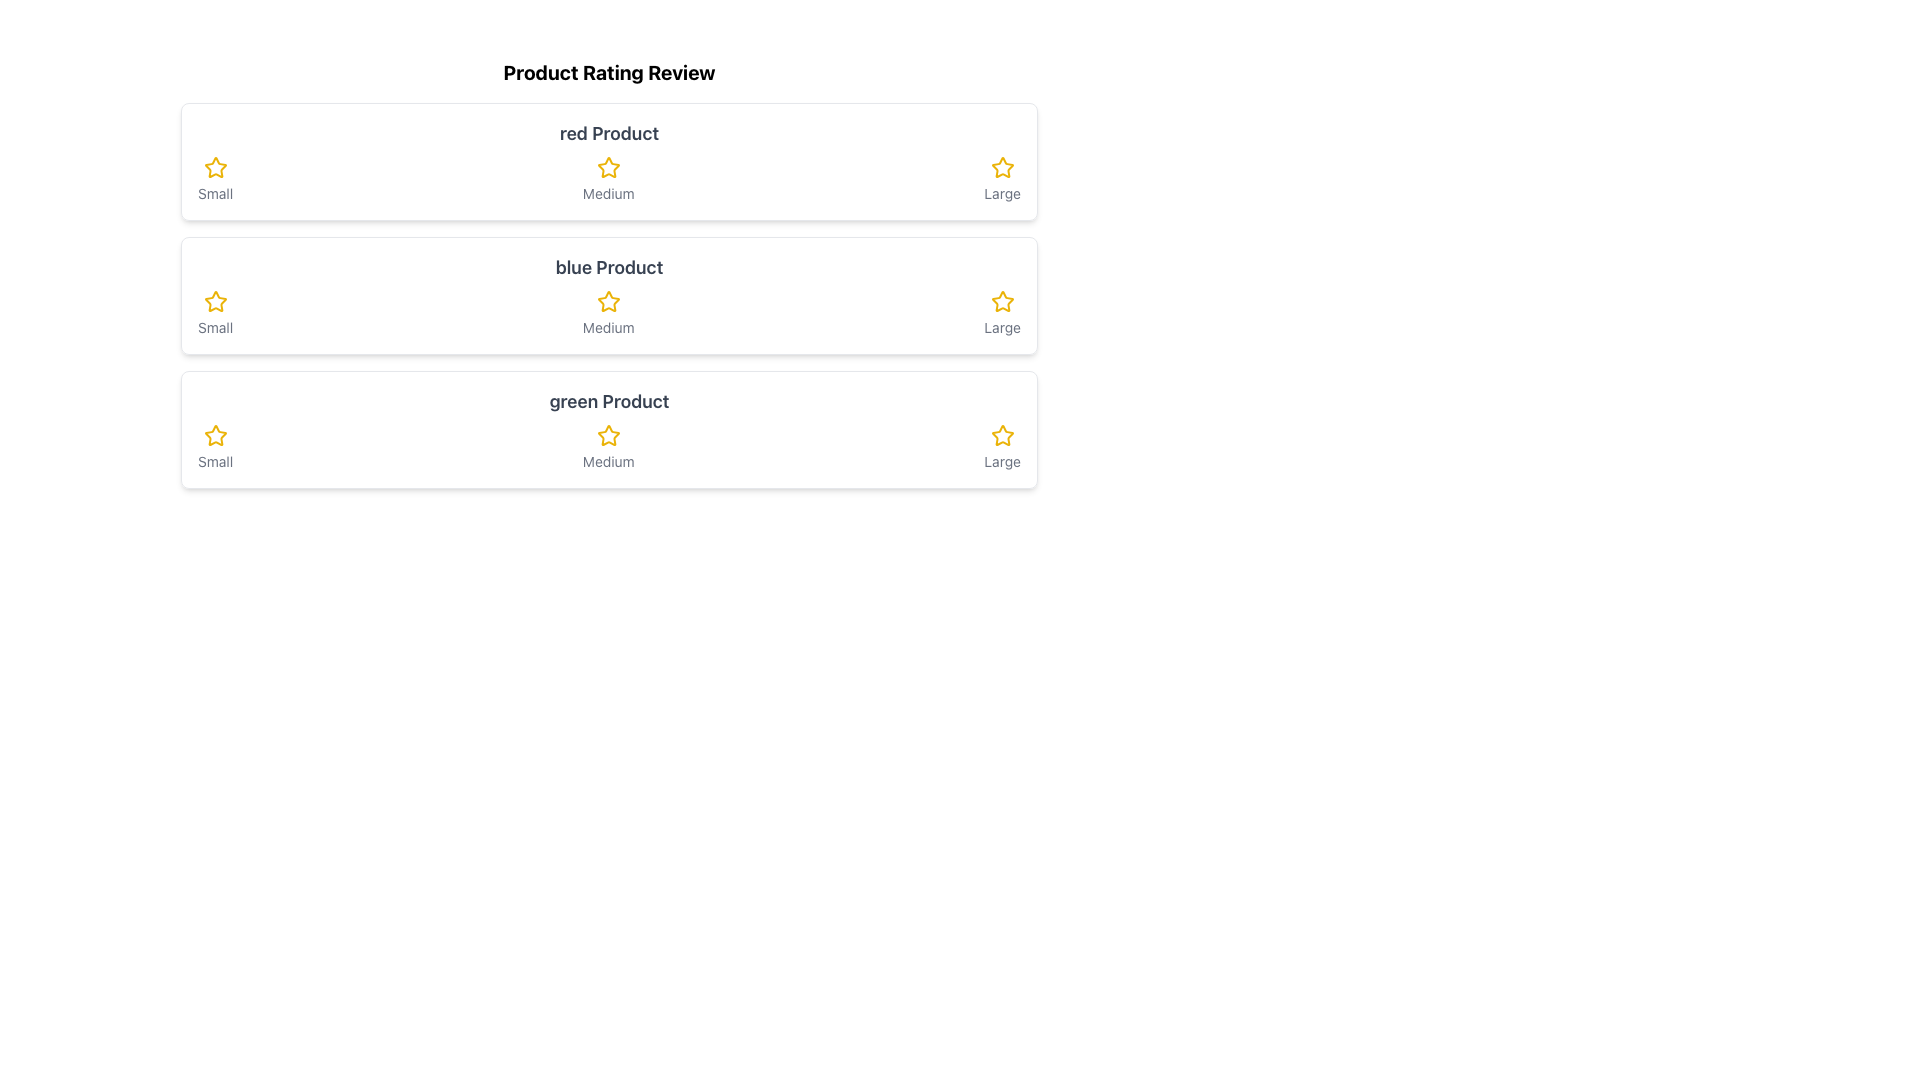  What do you see at coordinates (215, 446) in the screenshot?
I see `the selectable option labeled 'Small', which features a yellow star icon above its gray label` at bounding box center [215, 446].